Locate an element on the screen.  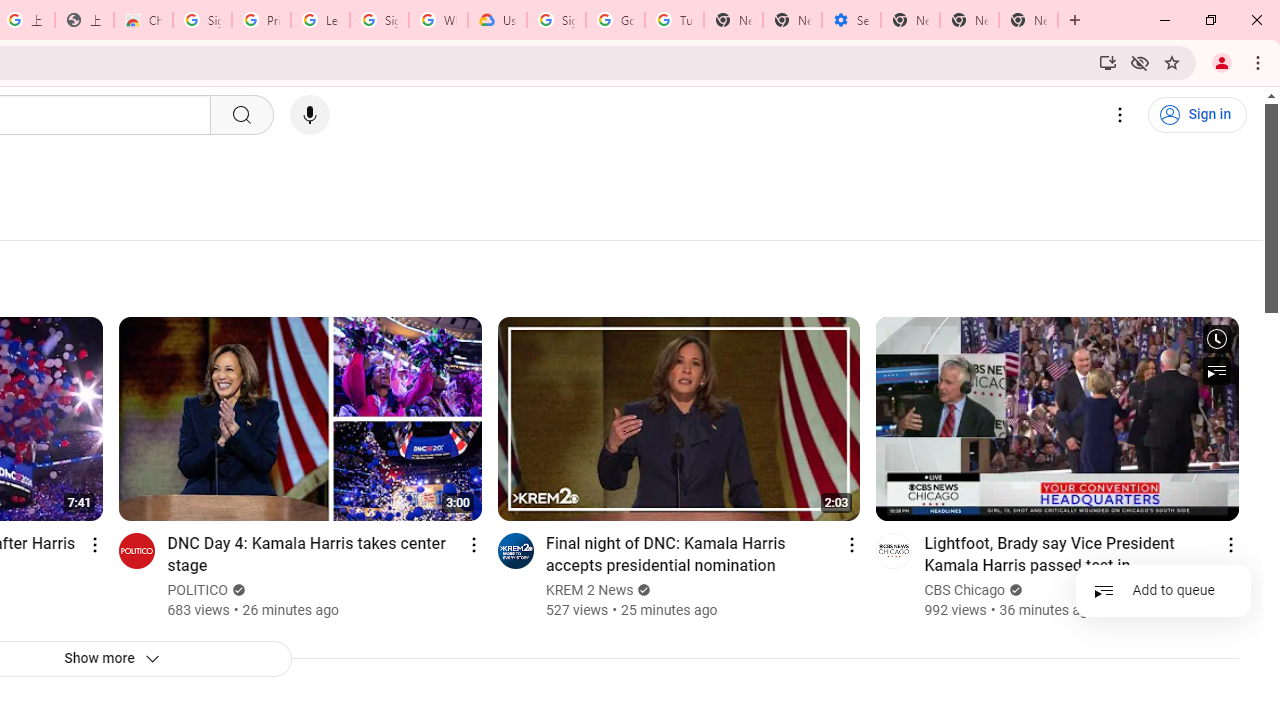
'Verified' is located at coordinates (1014, 589).